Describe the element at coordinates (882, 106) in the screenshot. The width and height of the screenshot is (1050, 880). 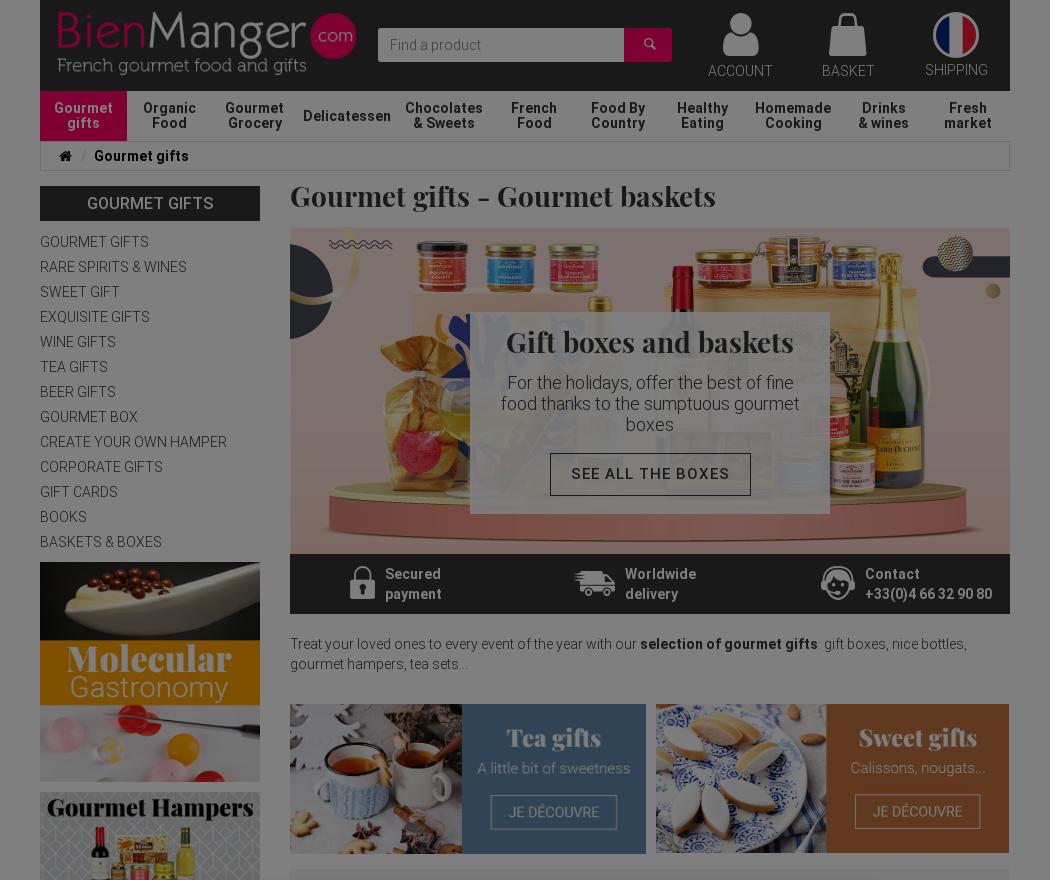
I see `'Drinks'` at that location.